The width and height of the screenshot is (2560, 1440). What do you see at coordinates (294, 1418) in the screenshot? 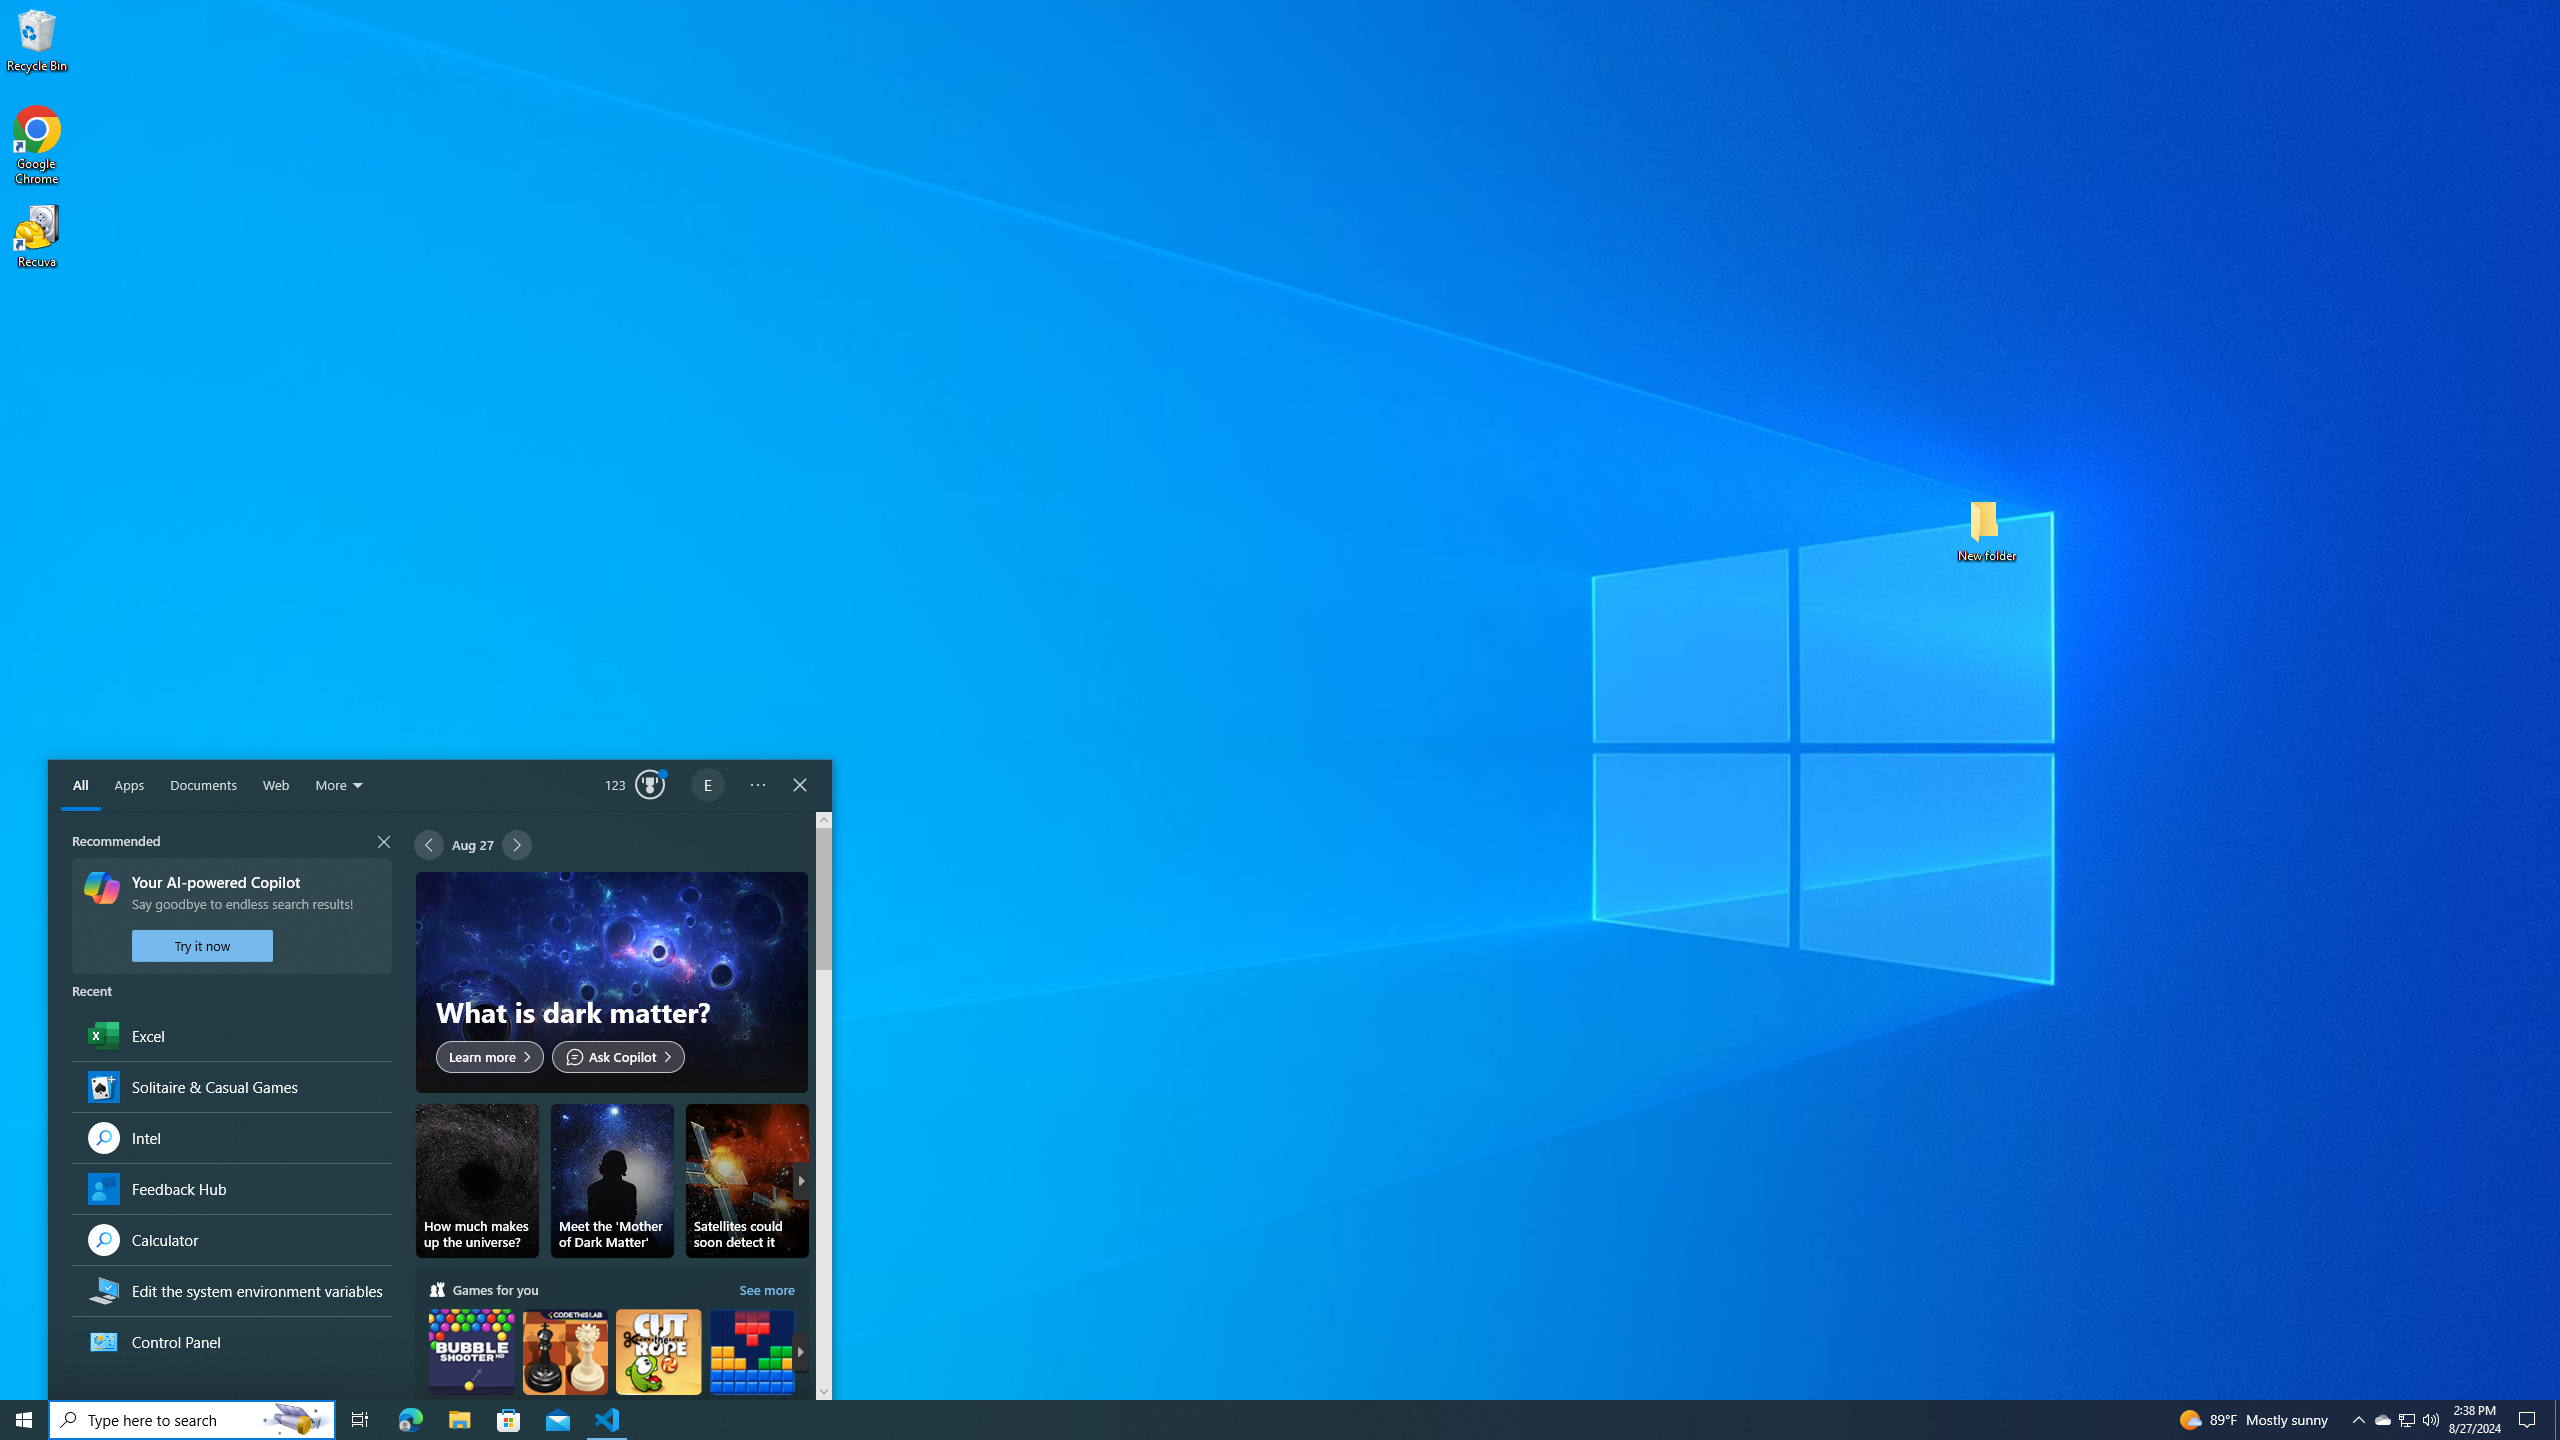
I see `'Search Highlights Icon'` at bounding box center [294, 1418].